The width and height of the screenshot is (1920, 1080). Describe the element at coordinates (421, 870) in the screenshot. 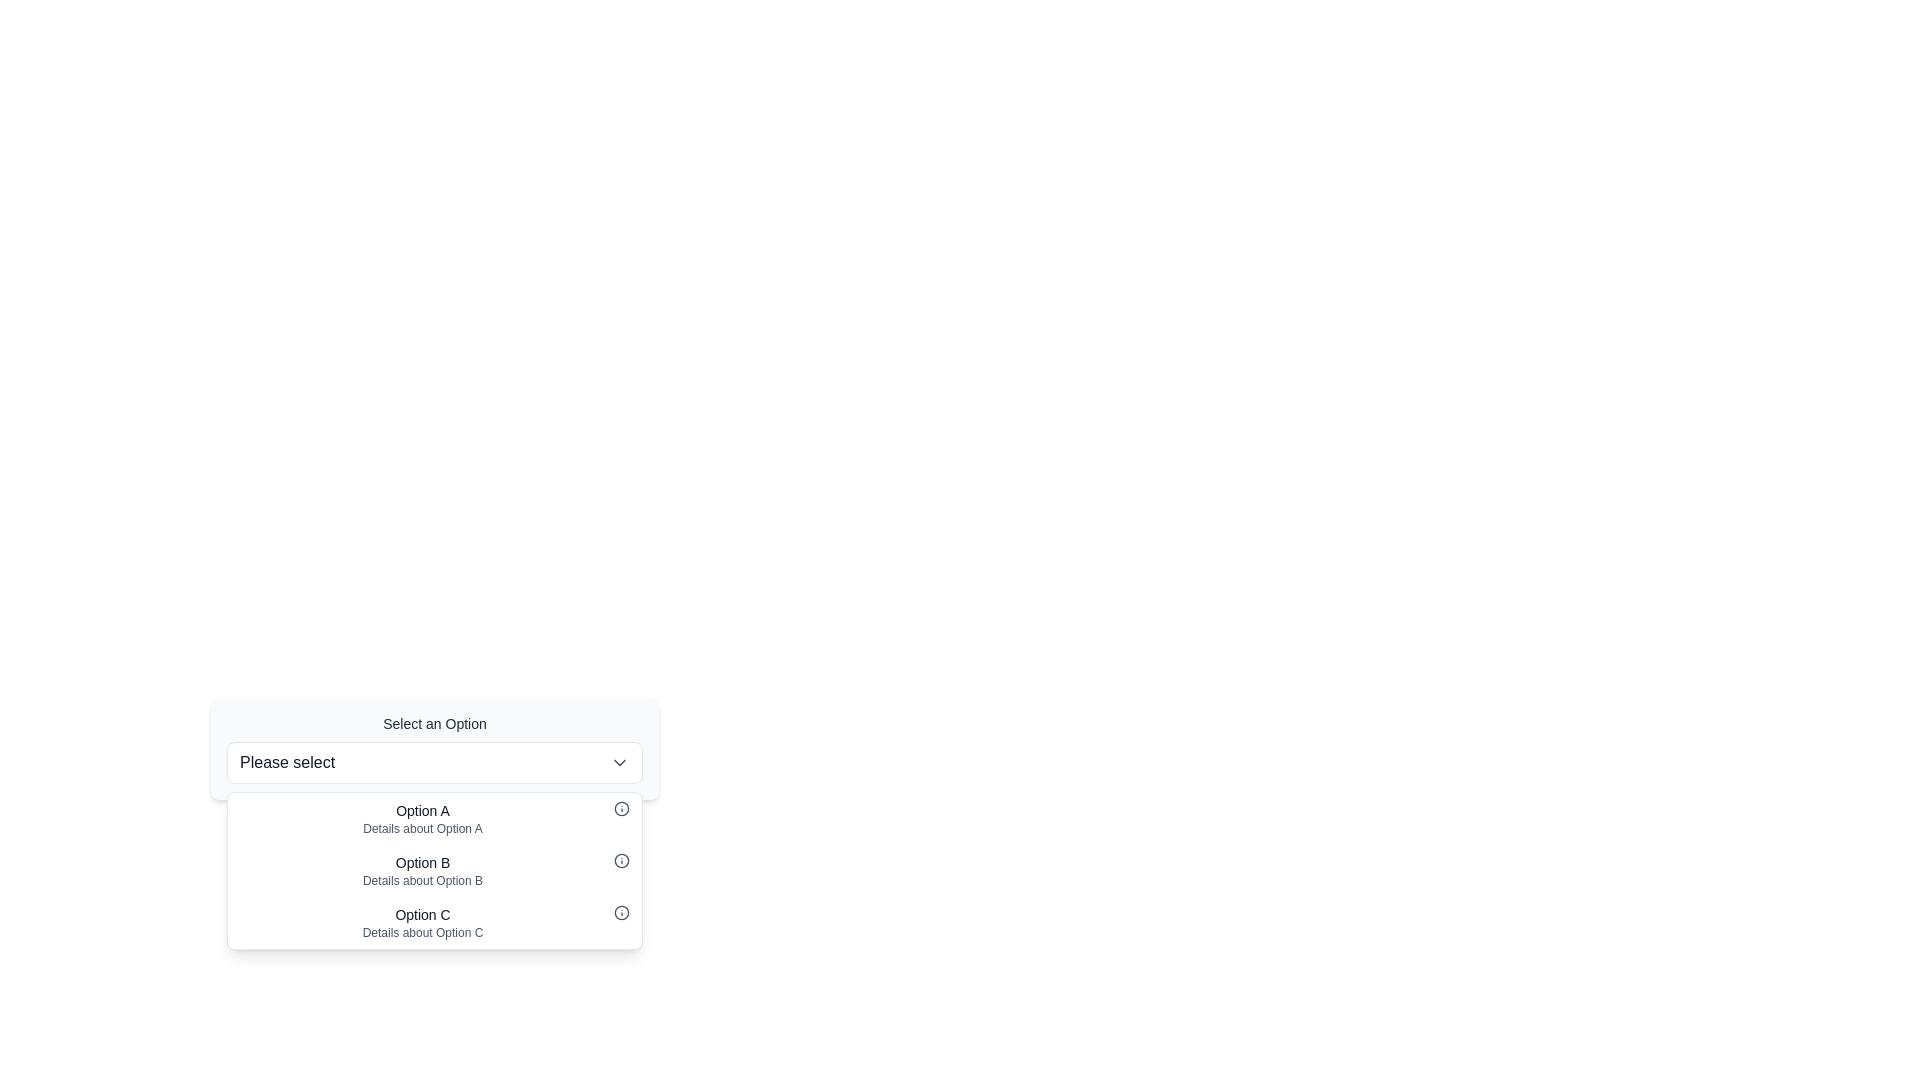

I see `the 'Option B' text block in the dropdown menu` at that location.